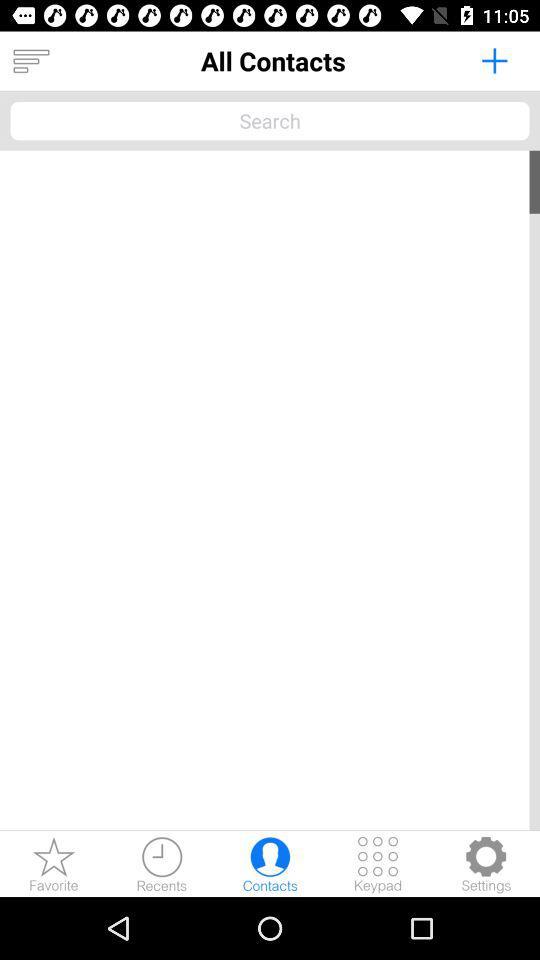 The image size is (540, 960). Describe the element at coordinates (270, 120) in the screenshot. I see `clique para procurar` at that location.